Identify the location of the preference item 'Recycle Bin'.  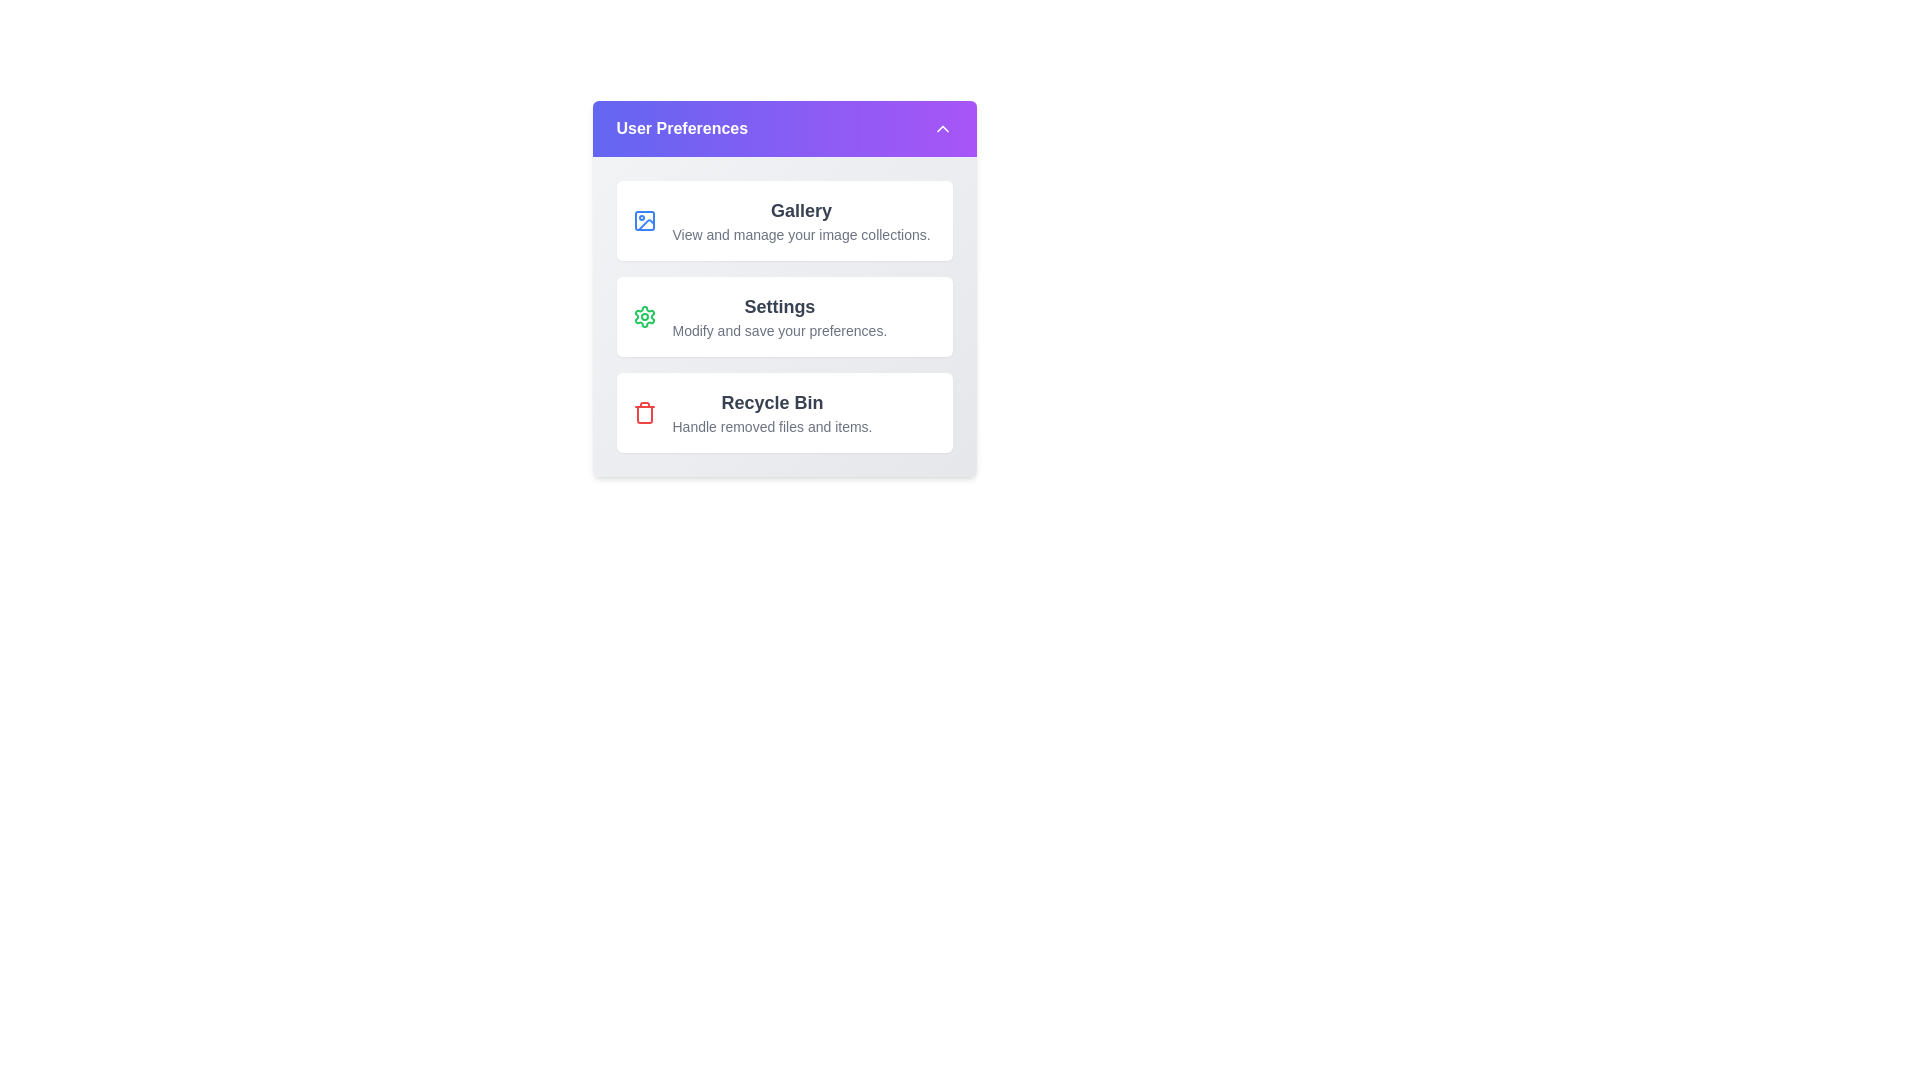
(783, 411).